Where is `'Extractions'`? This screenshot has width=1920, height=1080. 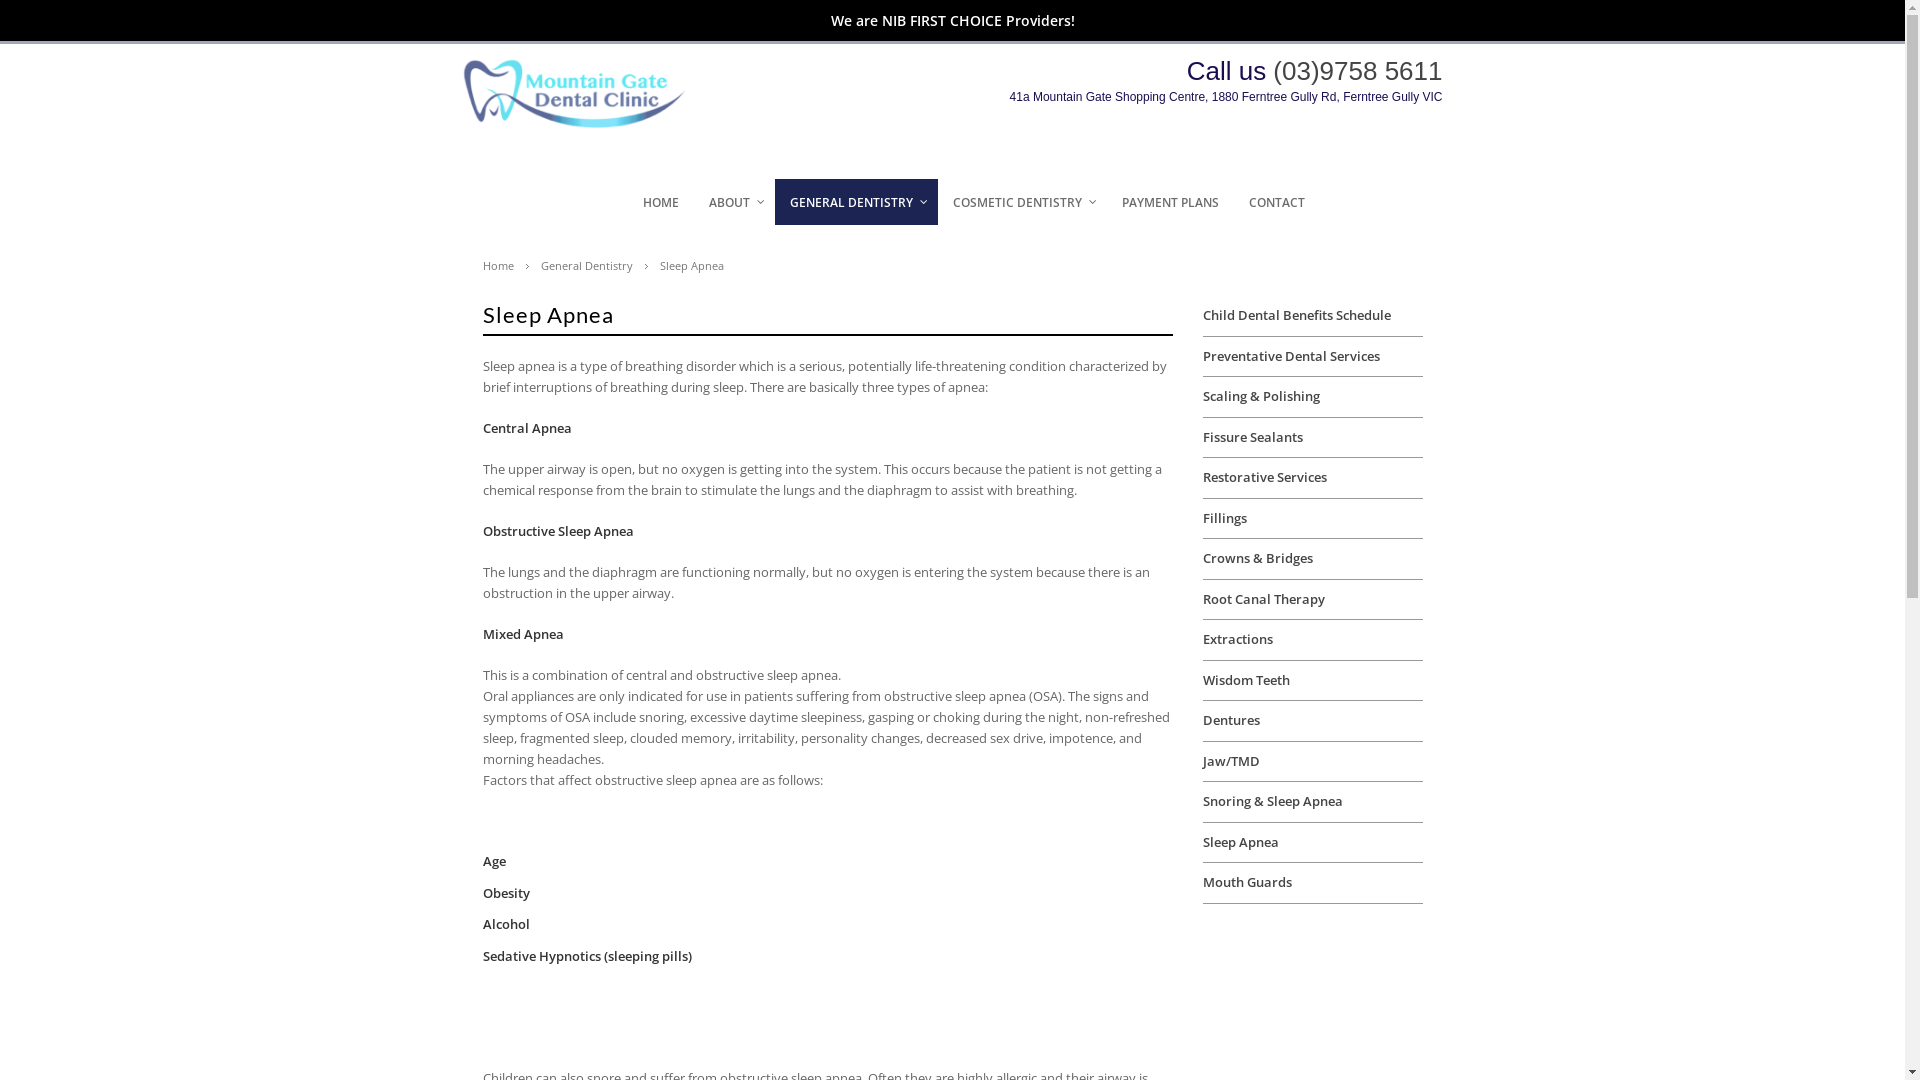
'Extractions' is located at coordinates (1236, 639).